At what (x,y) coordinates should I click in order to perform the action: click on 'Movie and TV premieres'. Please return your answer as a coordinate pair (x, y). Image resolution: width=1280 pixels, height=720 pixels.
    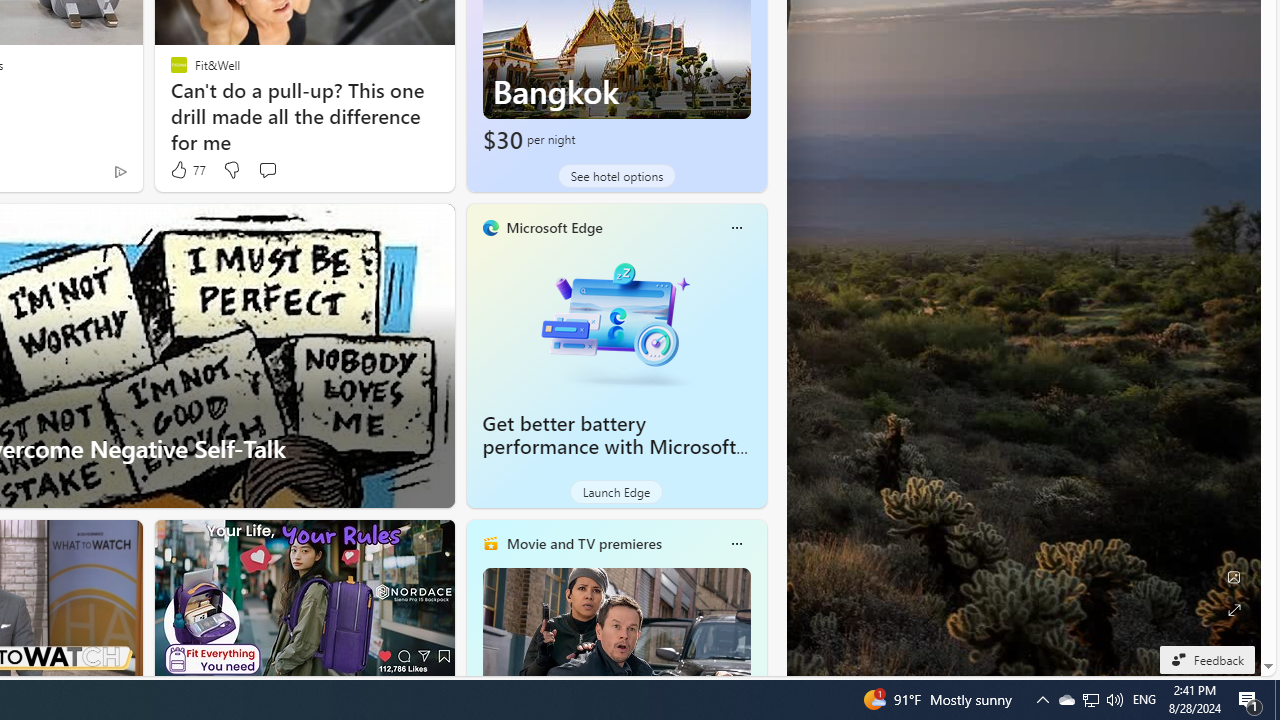
    Looking at the image, I should click on (582, 543).